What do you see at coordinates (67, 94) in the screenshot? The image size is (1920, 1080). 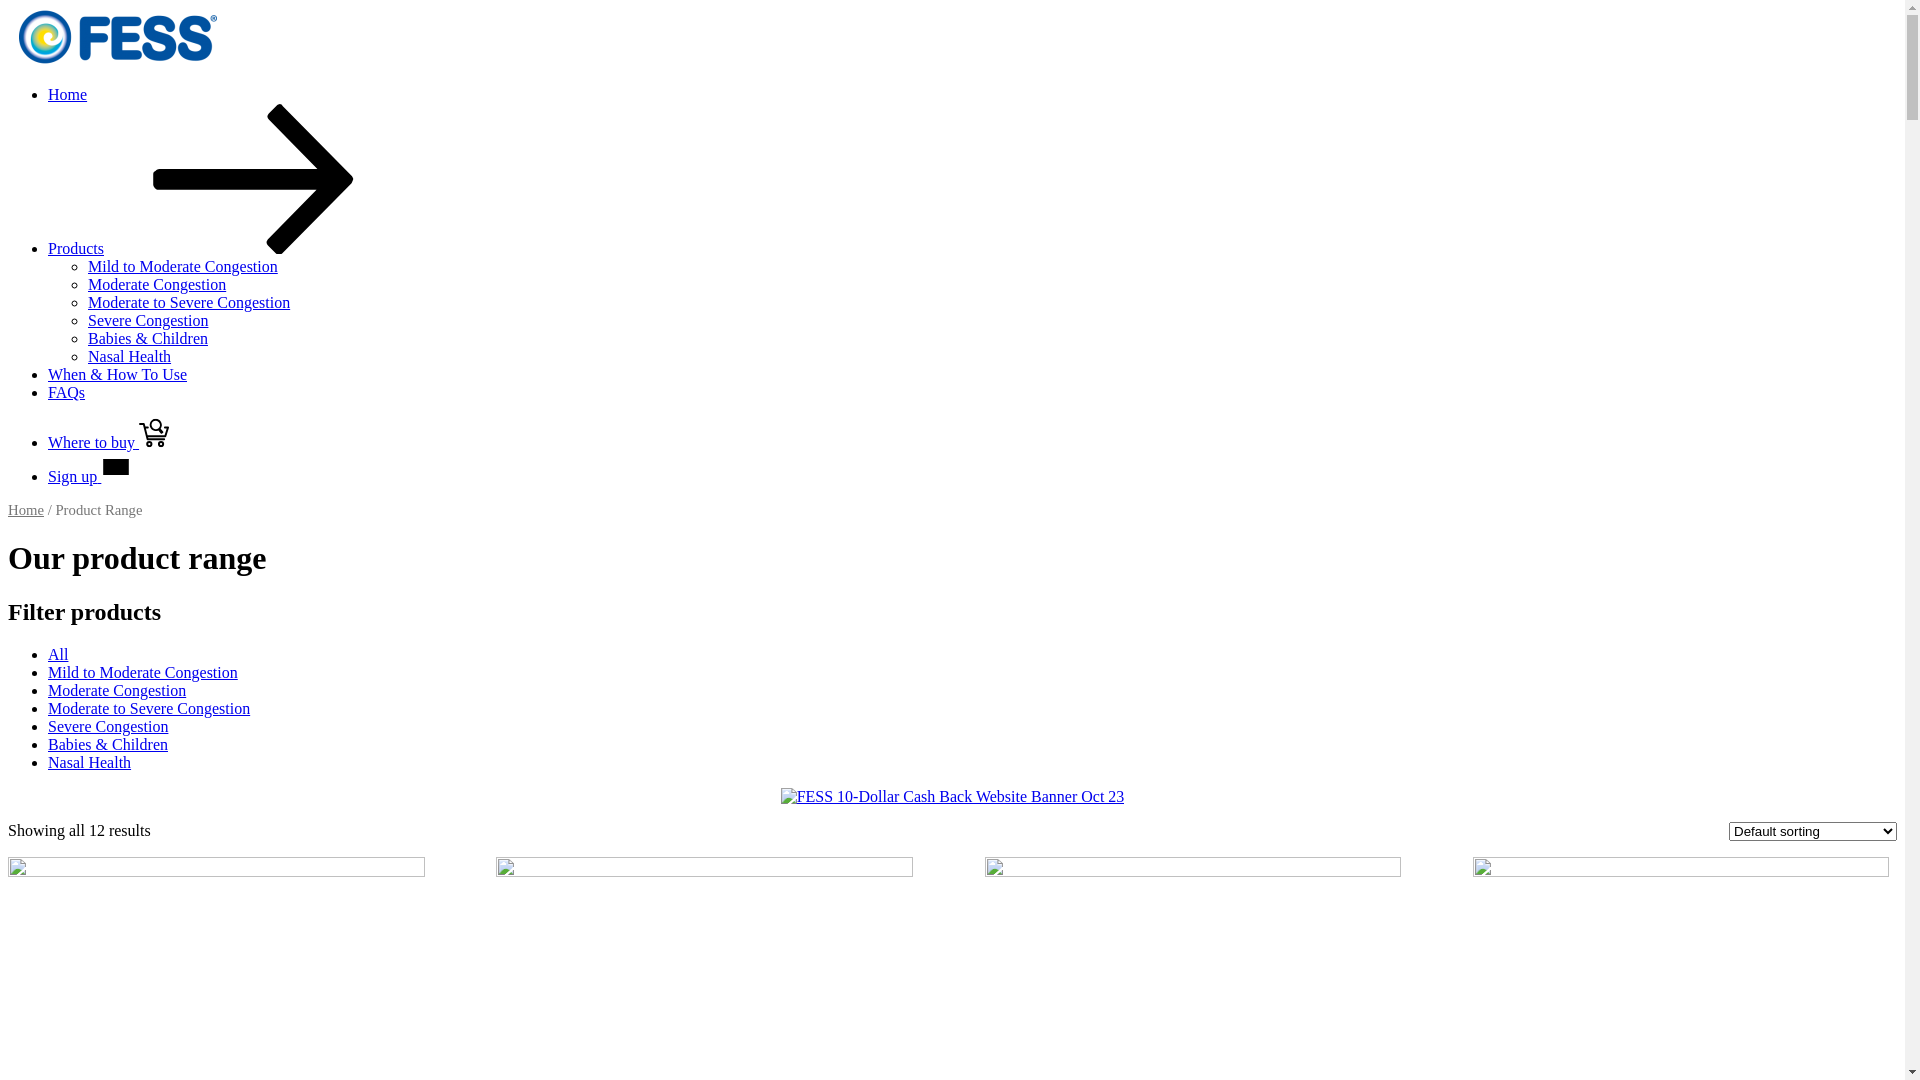 I see `'Home'` at bounding box center [67, 94].